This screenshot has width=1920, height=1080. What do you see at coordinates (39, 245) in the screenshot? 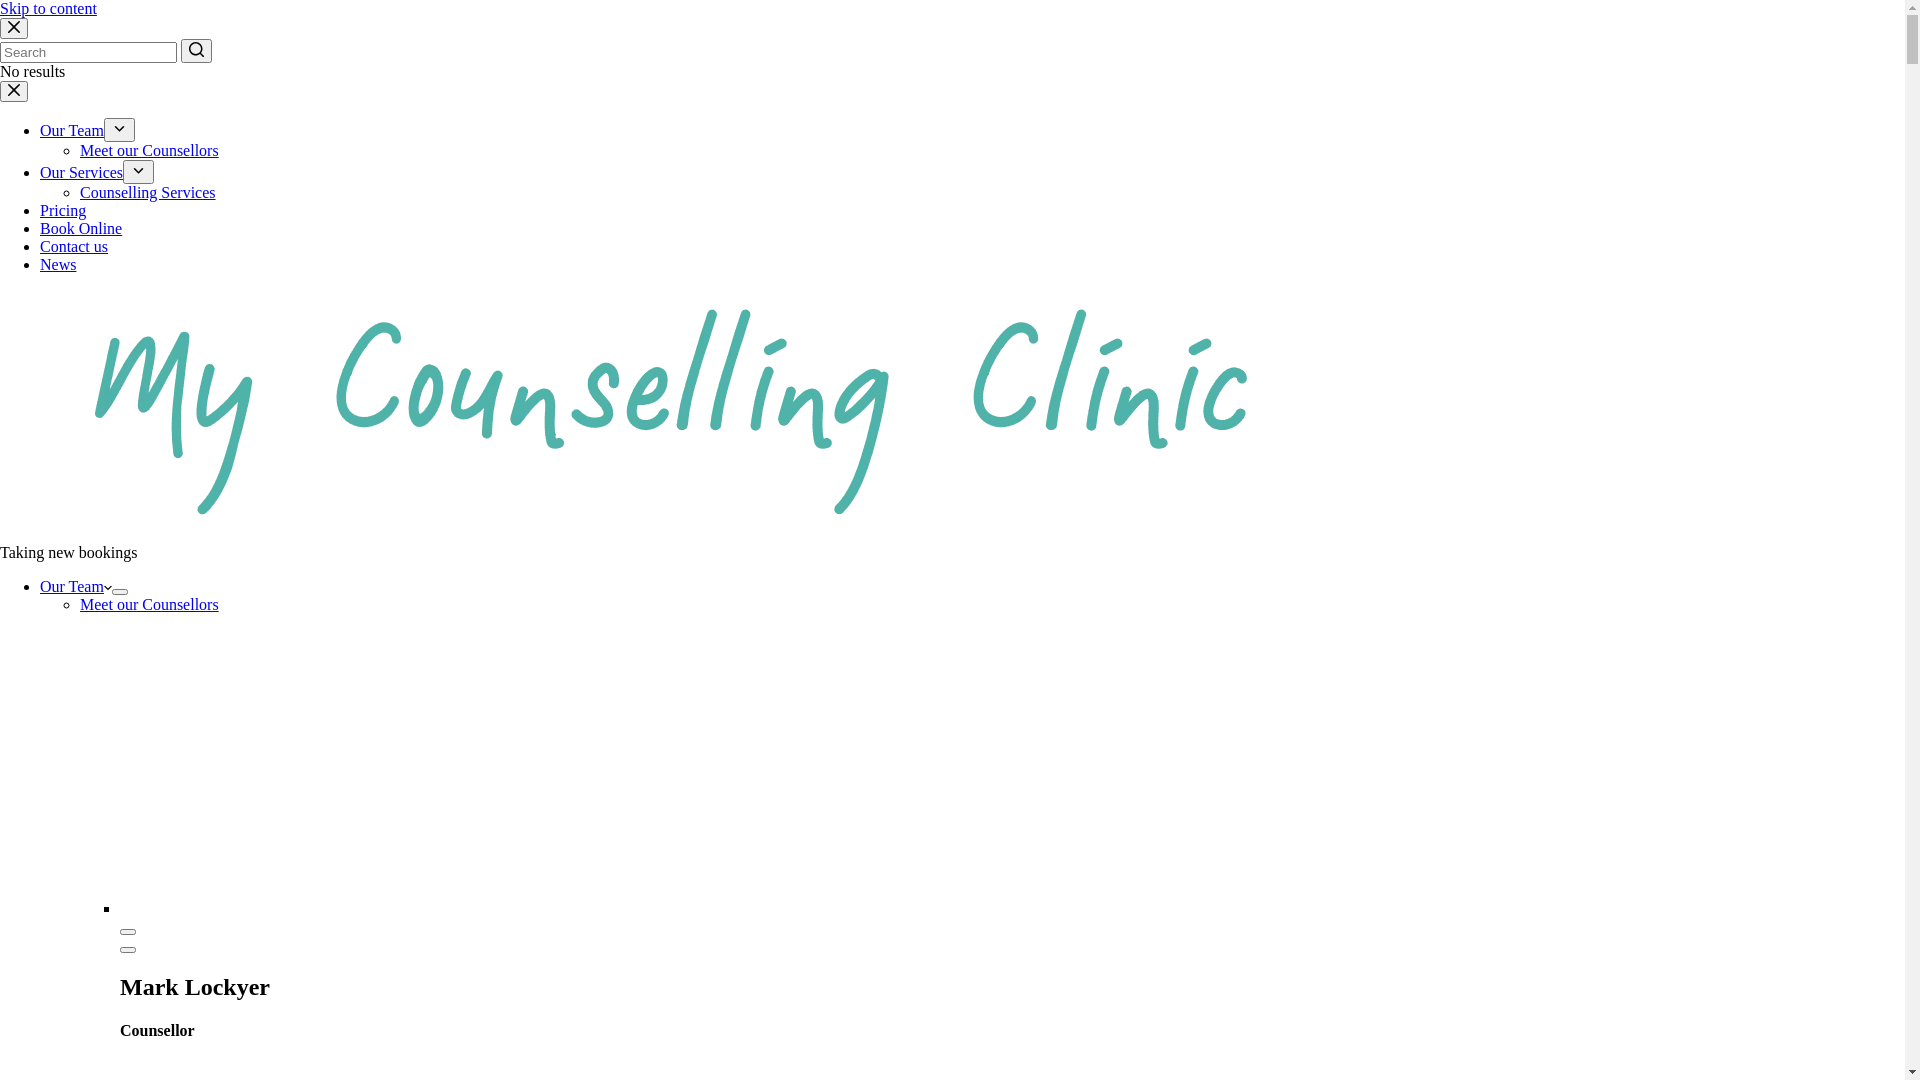
I see `'Contact us'` at bounding box center [39, 245].